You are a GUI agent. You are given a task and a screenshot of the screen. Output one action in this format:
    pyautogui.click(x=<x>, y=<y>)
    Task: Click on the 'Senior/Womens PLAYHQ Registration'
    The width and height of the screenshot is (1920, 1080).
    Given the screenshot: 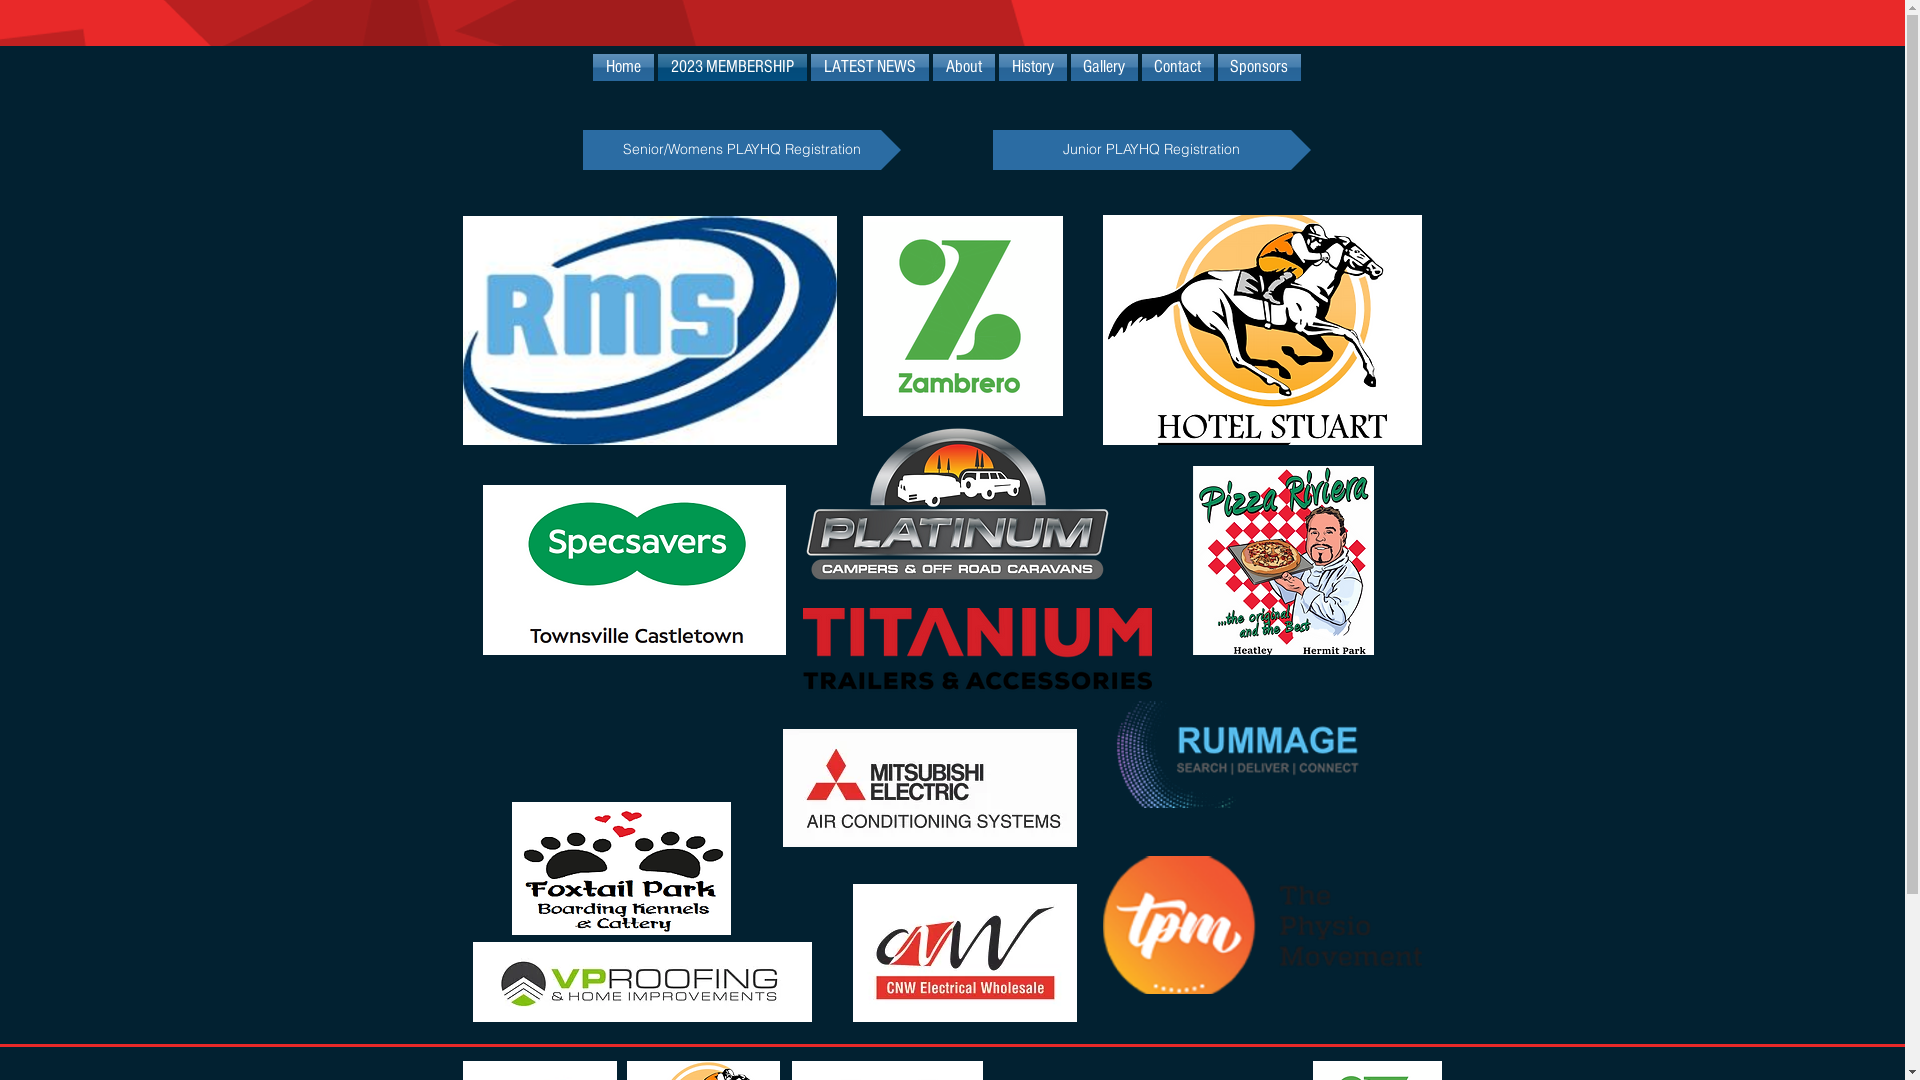 What is the action you would take?
    pyautogui.click(x=739, y=149)
    